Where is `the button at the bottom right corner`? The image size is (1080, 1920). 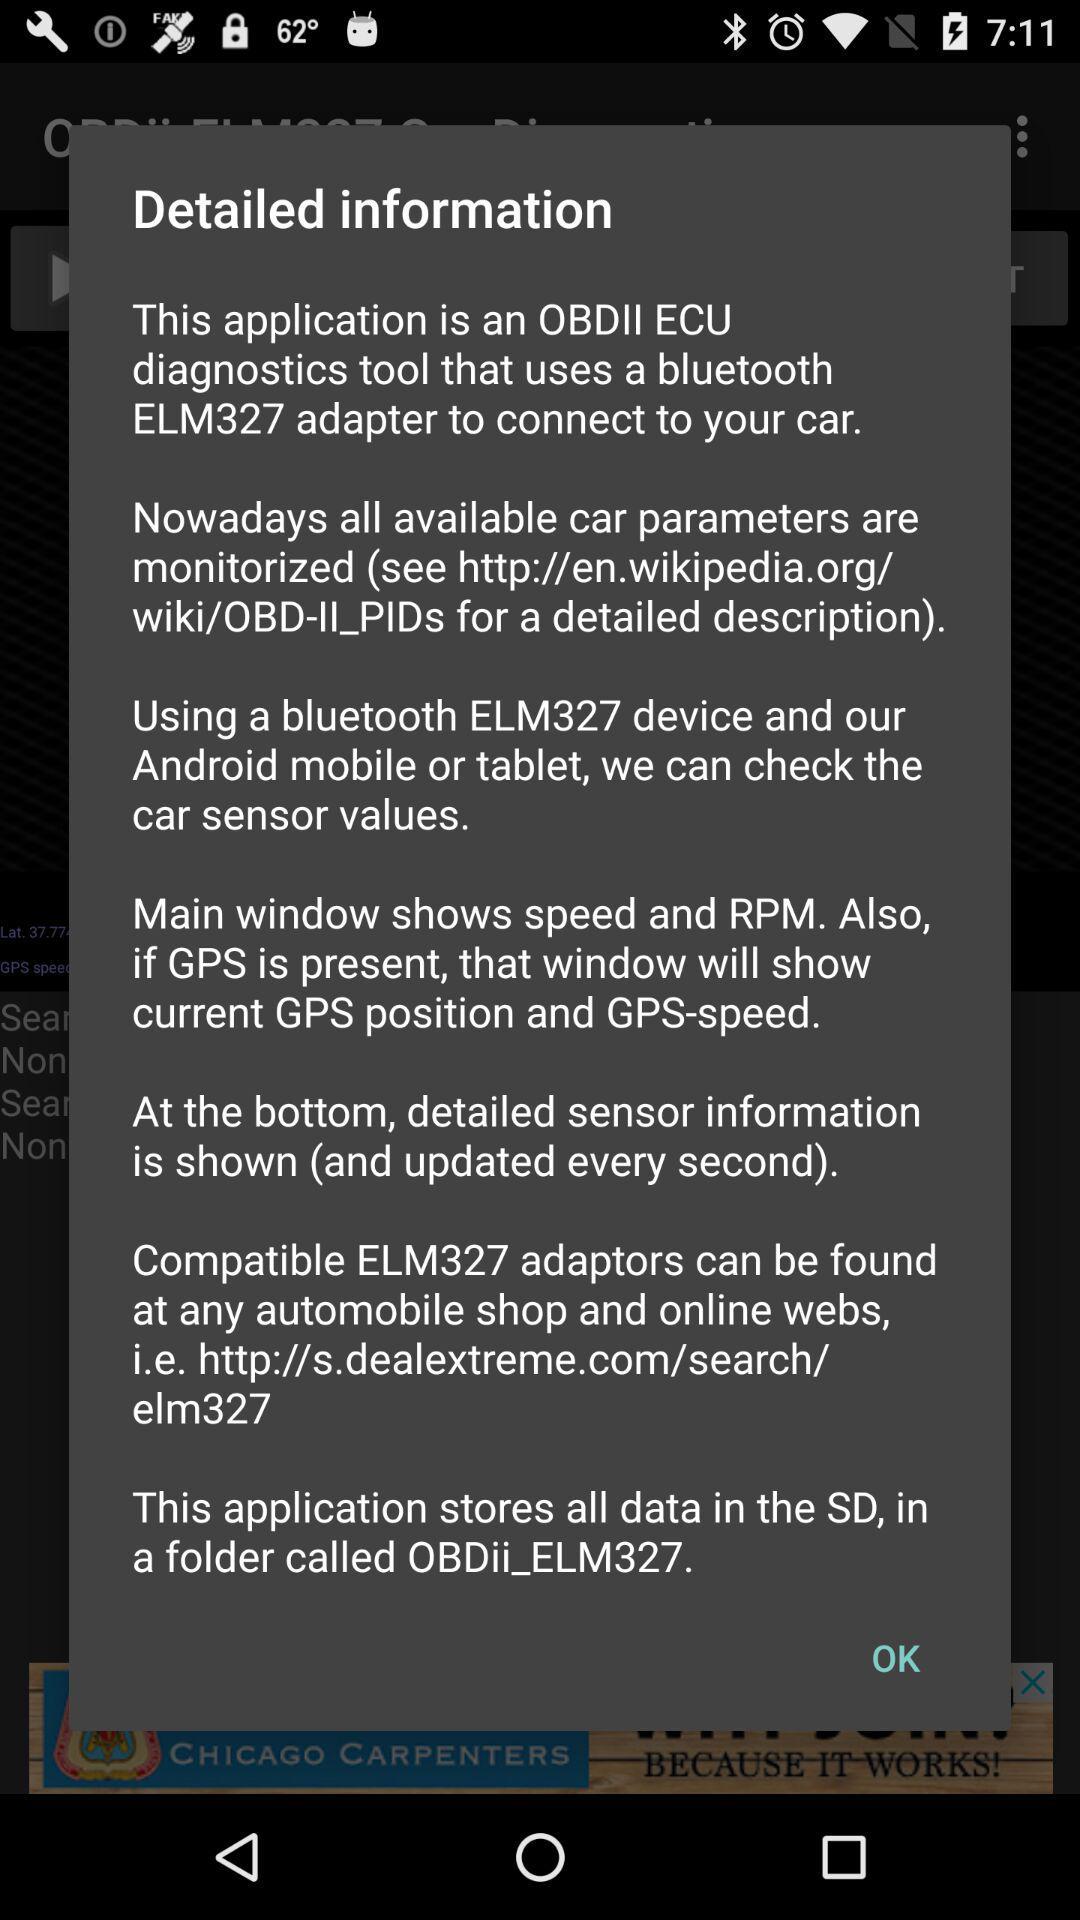
the button at the bottom right corner is located at coordinates (894, 1657).